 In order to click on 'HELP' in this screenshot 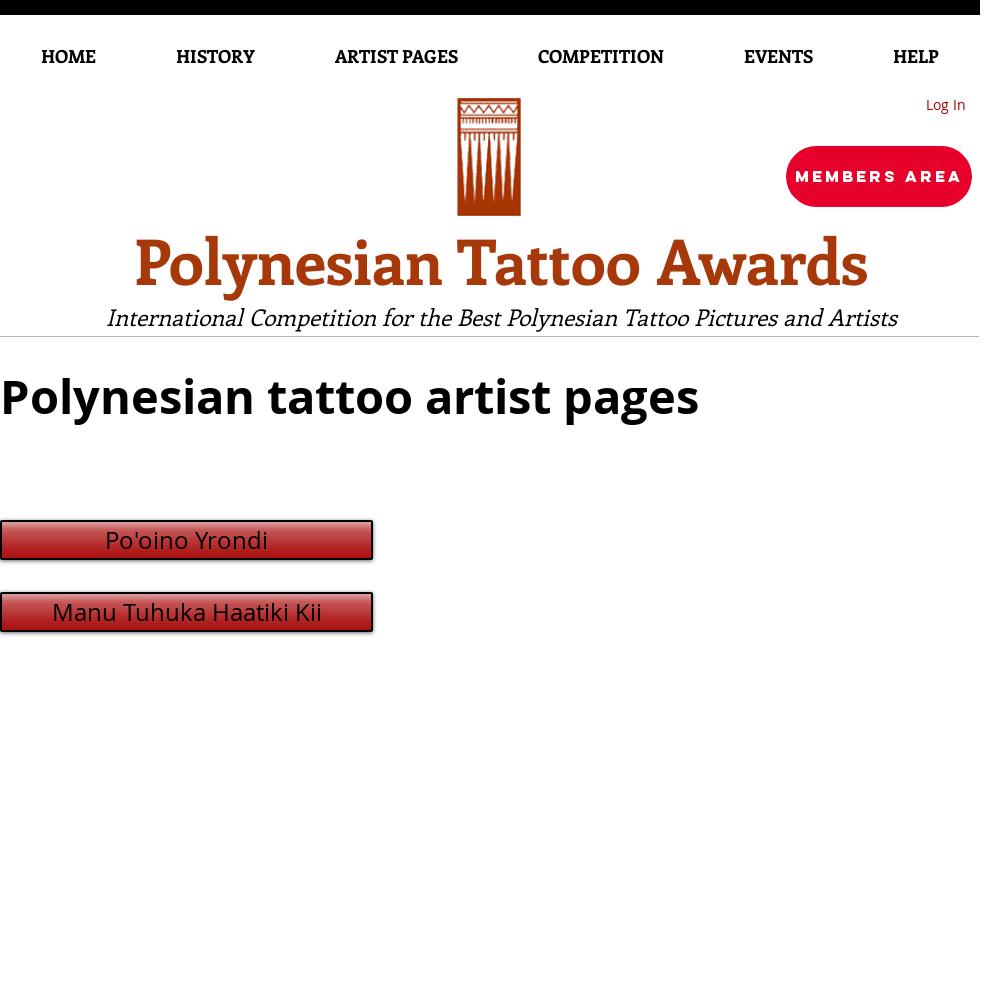, I will do `click(914, 56)`.